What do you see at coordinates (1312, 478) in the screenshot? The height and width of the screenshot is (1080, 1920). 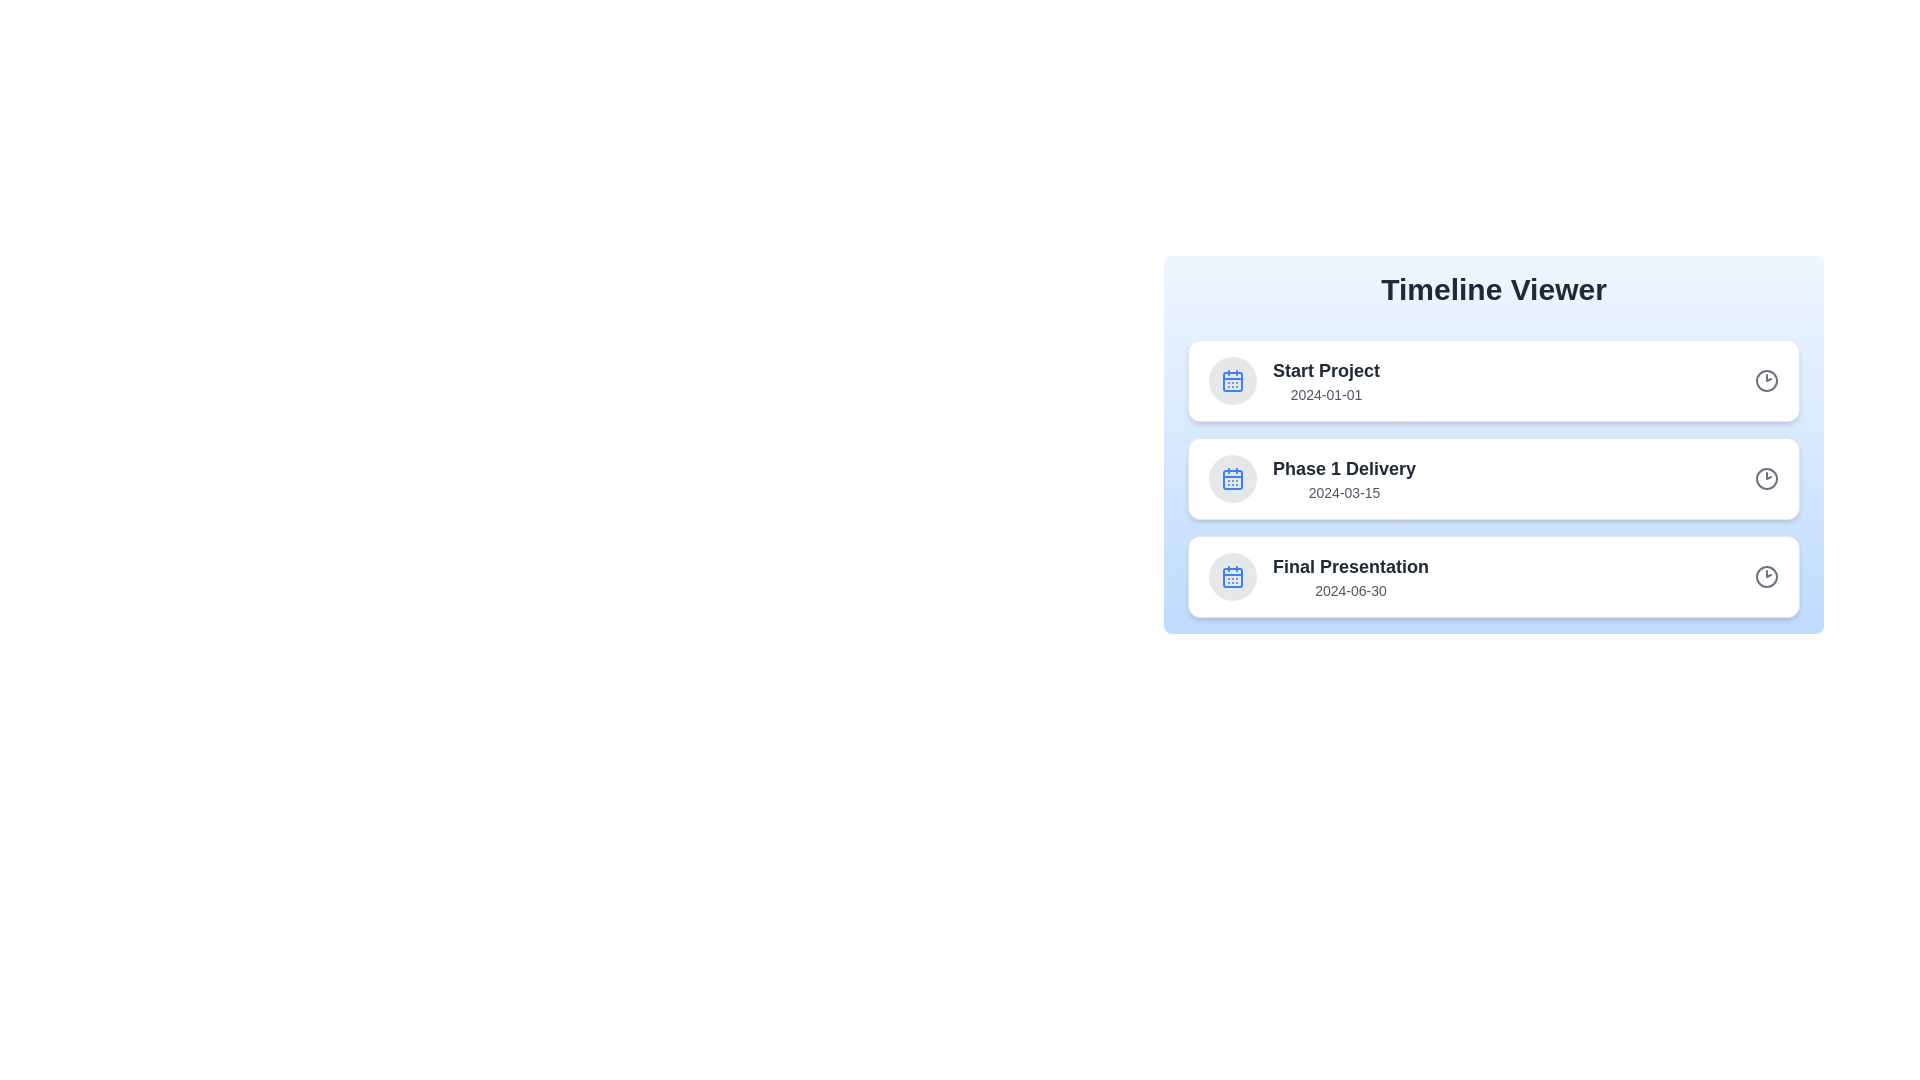 I see `the timeline event item for 'Phase 1 Delivery'` at bounding box center [1312, 478].